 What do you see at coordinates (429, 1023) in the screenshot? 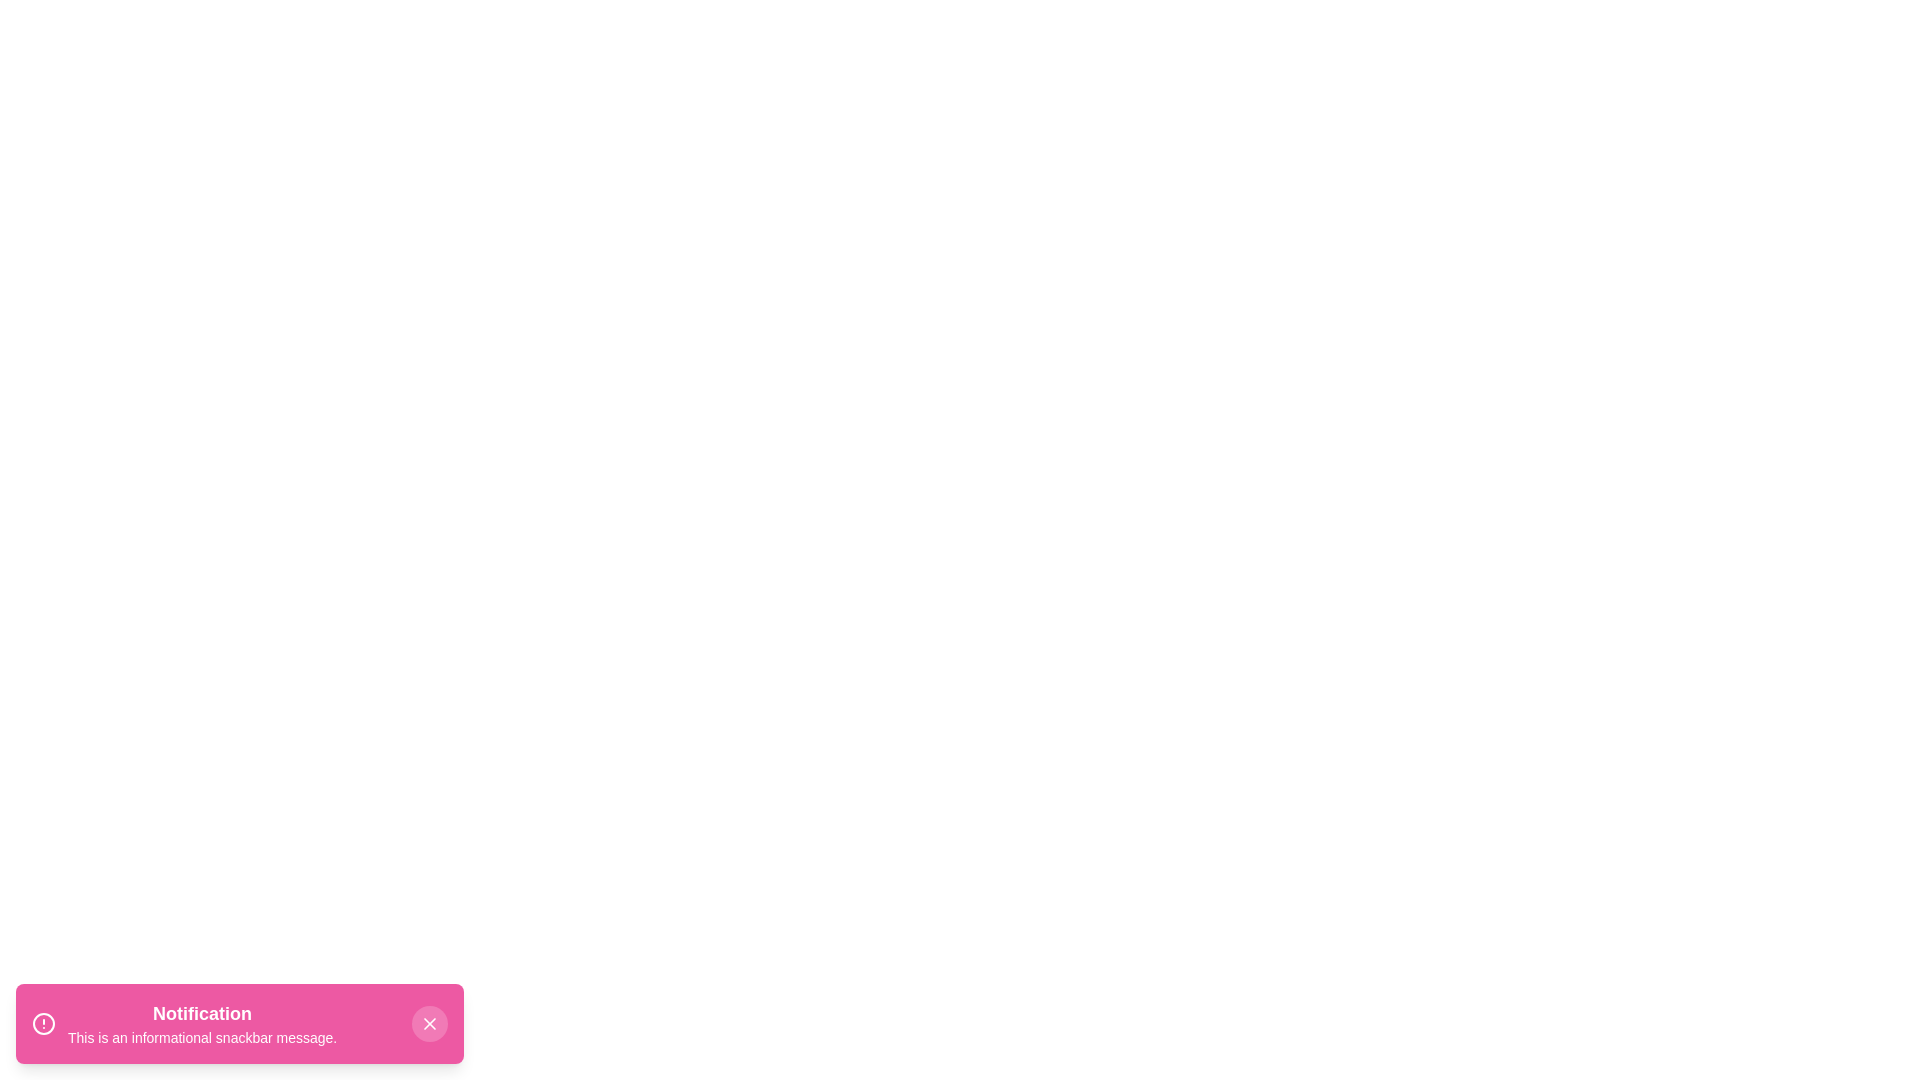
I see `the close button to dismiss the snackbar` at bounding box center [429, 1023].